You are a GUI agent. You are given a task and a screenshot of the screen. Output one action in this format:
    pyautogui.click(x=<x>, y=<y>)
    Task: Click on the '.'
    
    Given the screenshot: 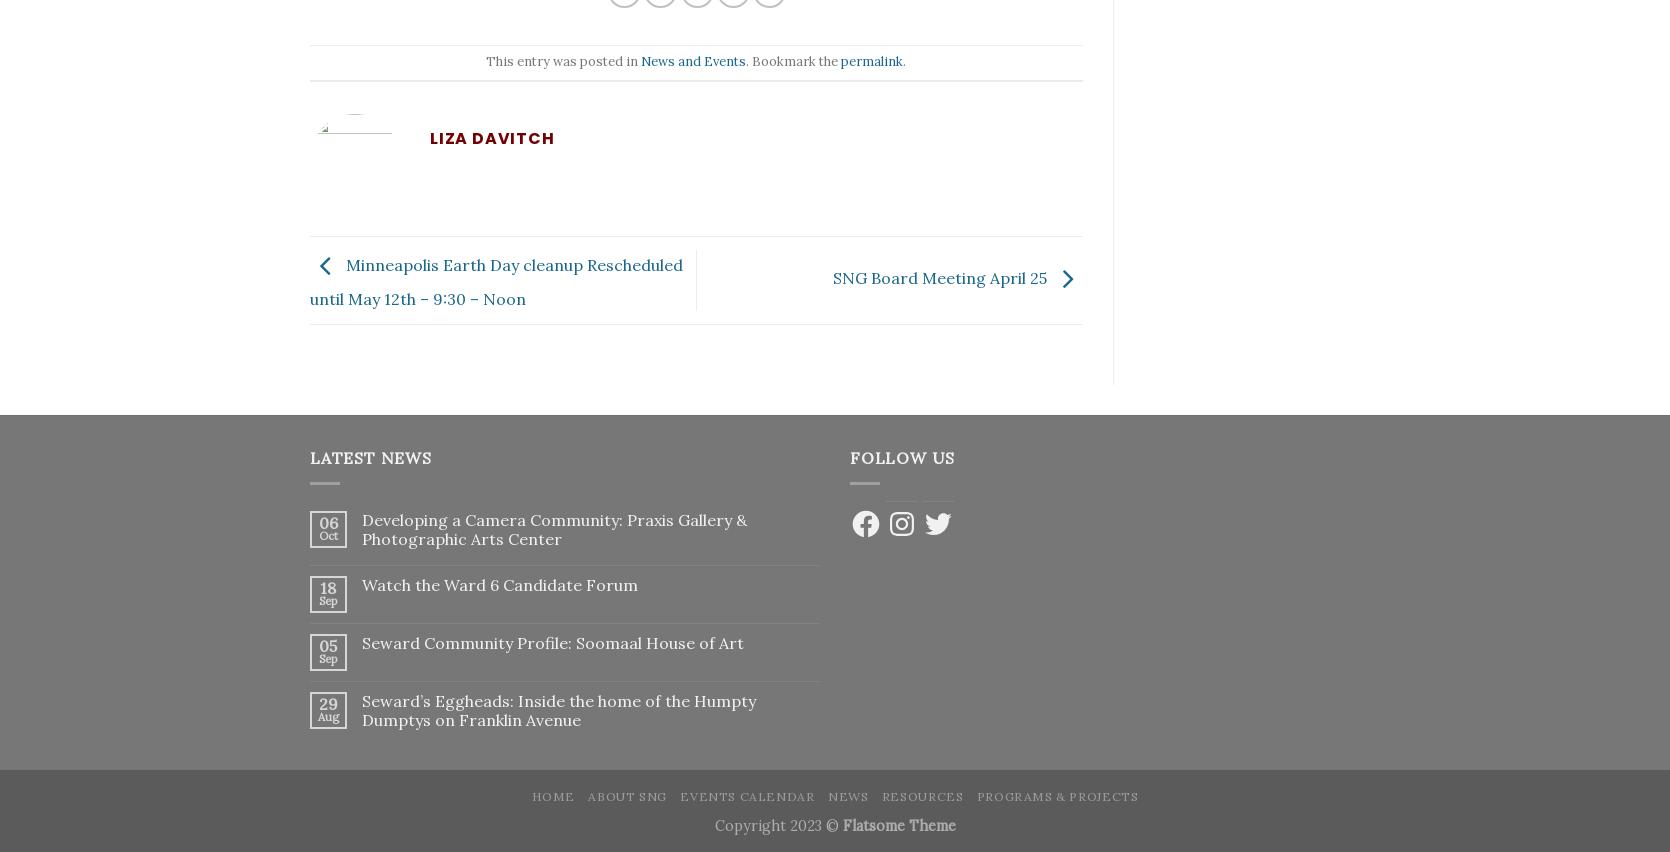 What is the action you would take?
    pyautogui.click(x=904, y=61)
    